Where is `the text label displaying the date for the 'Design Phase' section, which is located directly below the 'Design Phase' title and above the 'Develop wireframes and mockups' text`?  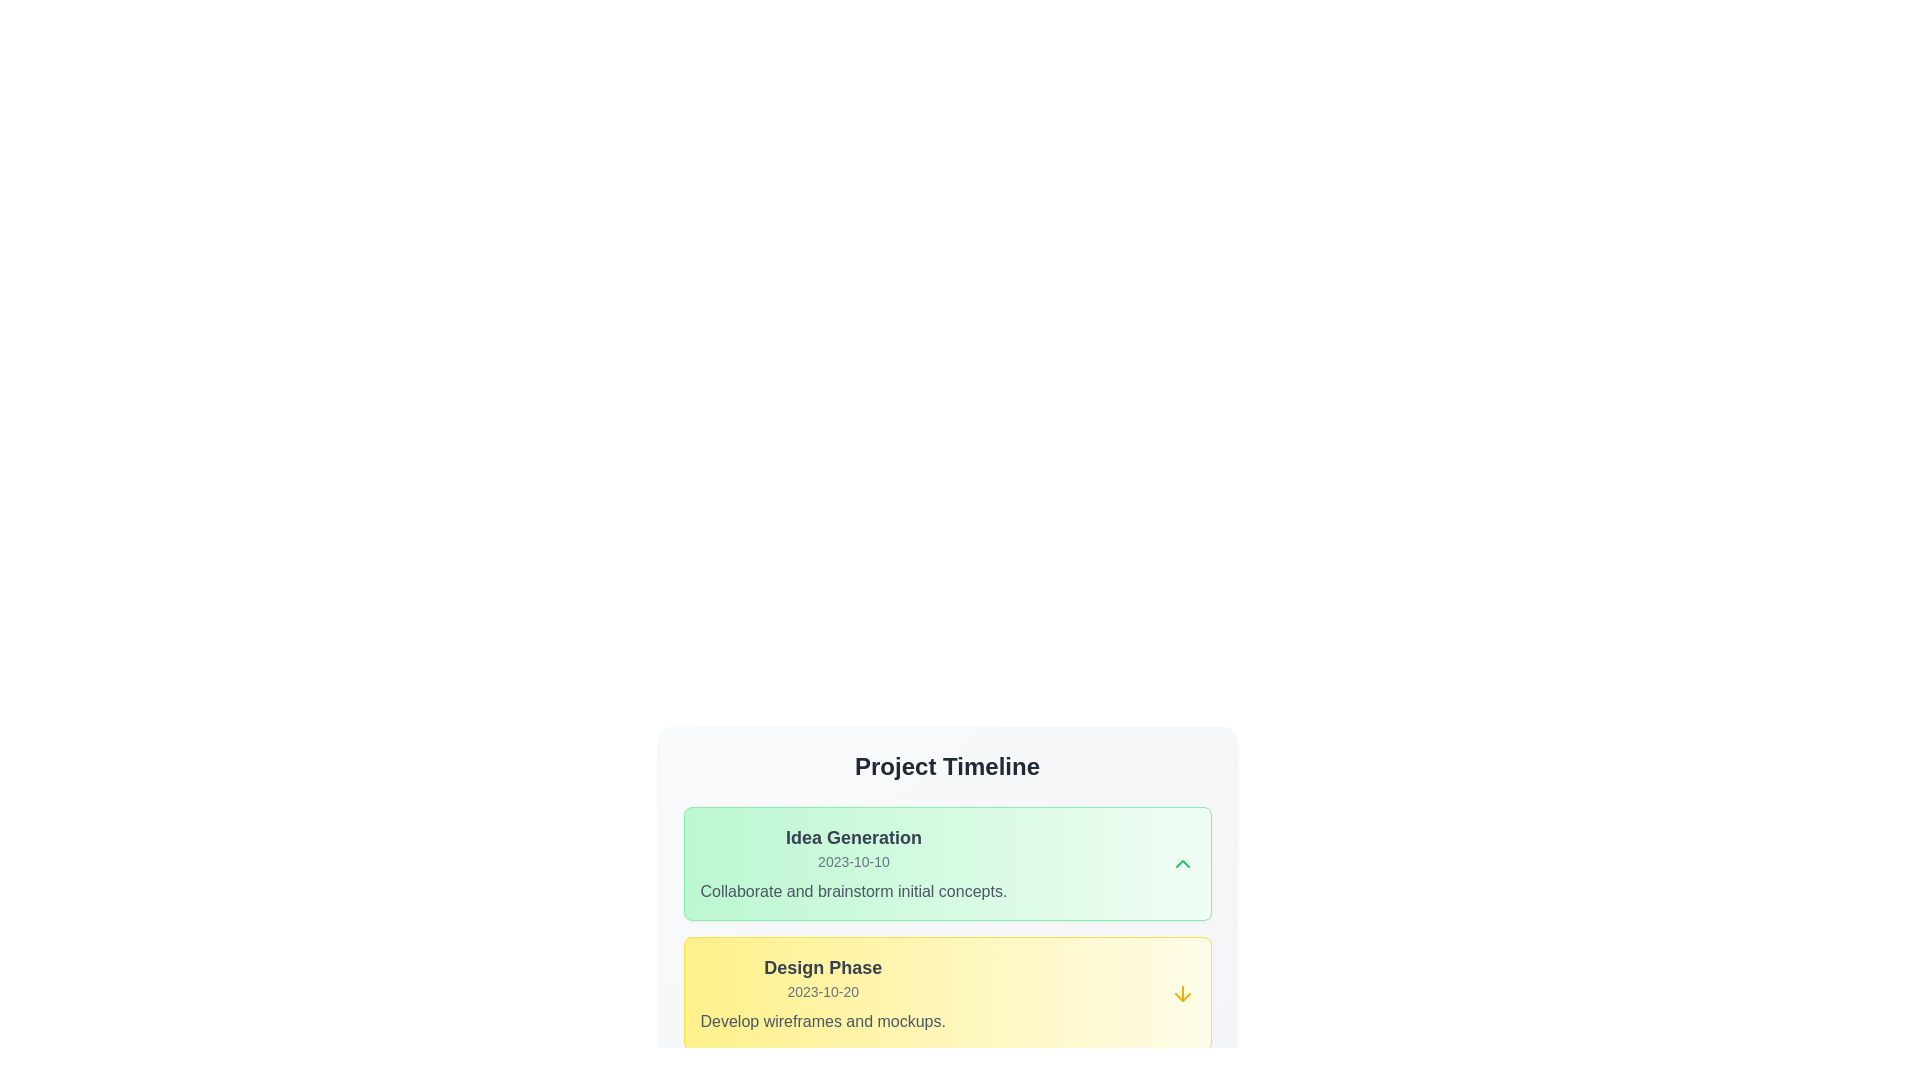
the text label displaying the date for the 'Design Phase' section, which is located directly below the 'Design Phase' title and above the 'Develop wireframes and mockups' text is located at coordinates (823, 991).